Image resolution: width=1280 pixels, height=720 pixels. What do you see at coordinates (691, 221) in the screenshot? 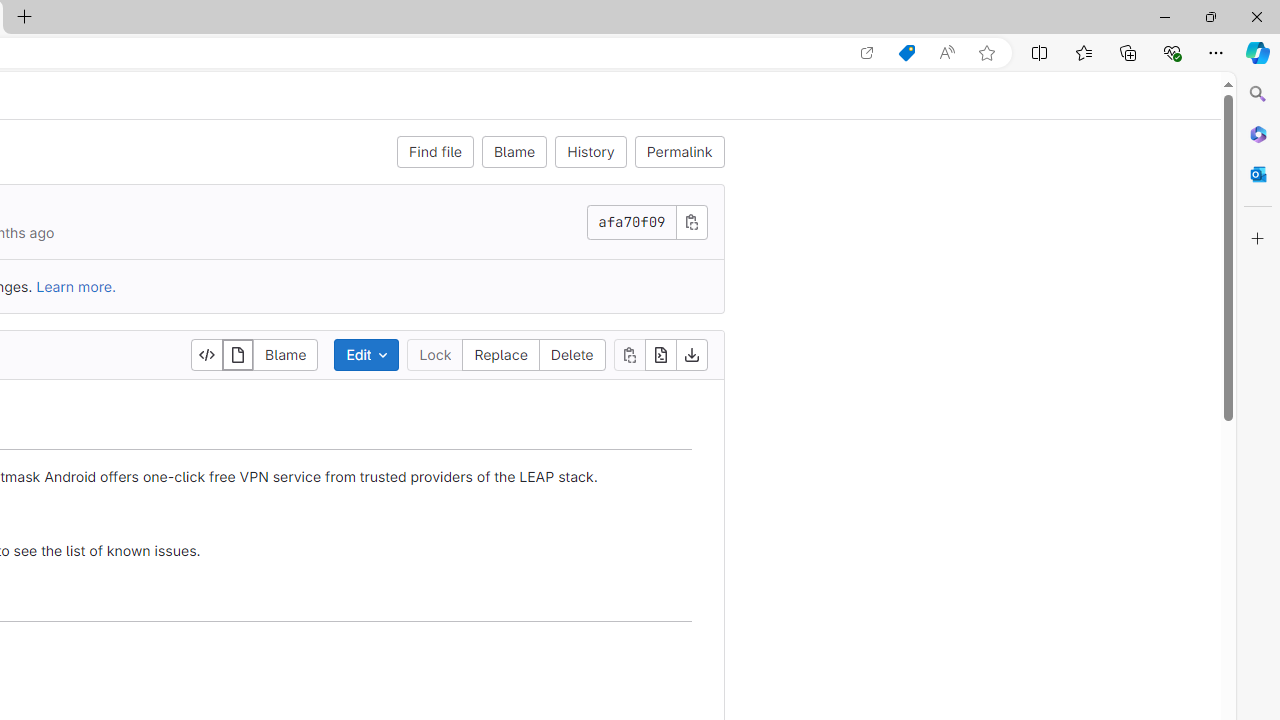
I see `'Copy commit SHA'` at bounding box center [691, 221].